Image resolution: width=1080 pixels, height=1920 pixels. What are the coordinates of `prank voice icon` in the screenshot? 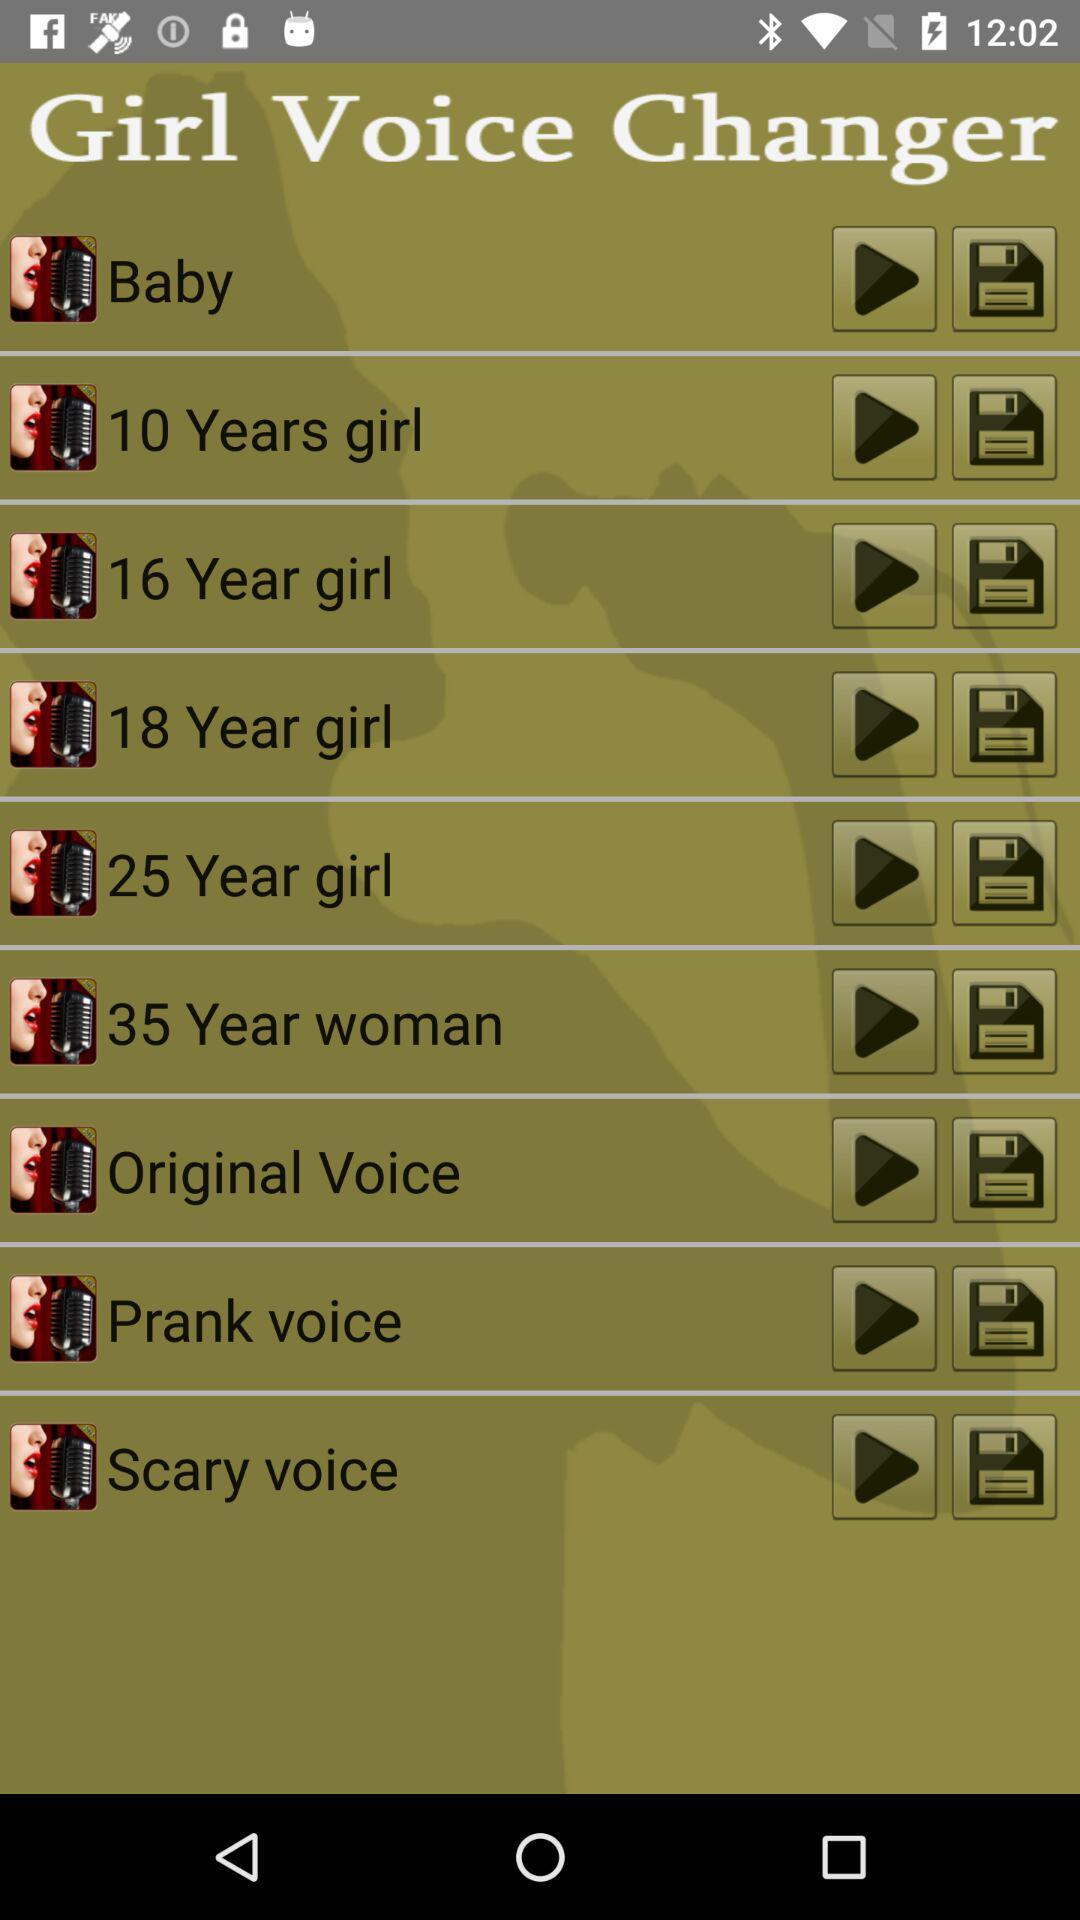 It's located at (469, 1318).